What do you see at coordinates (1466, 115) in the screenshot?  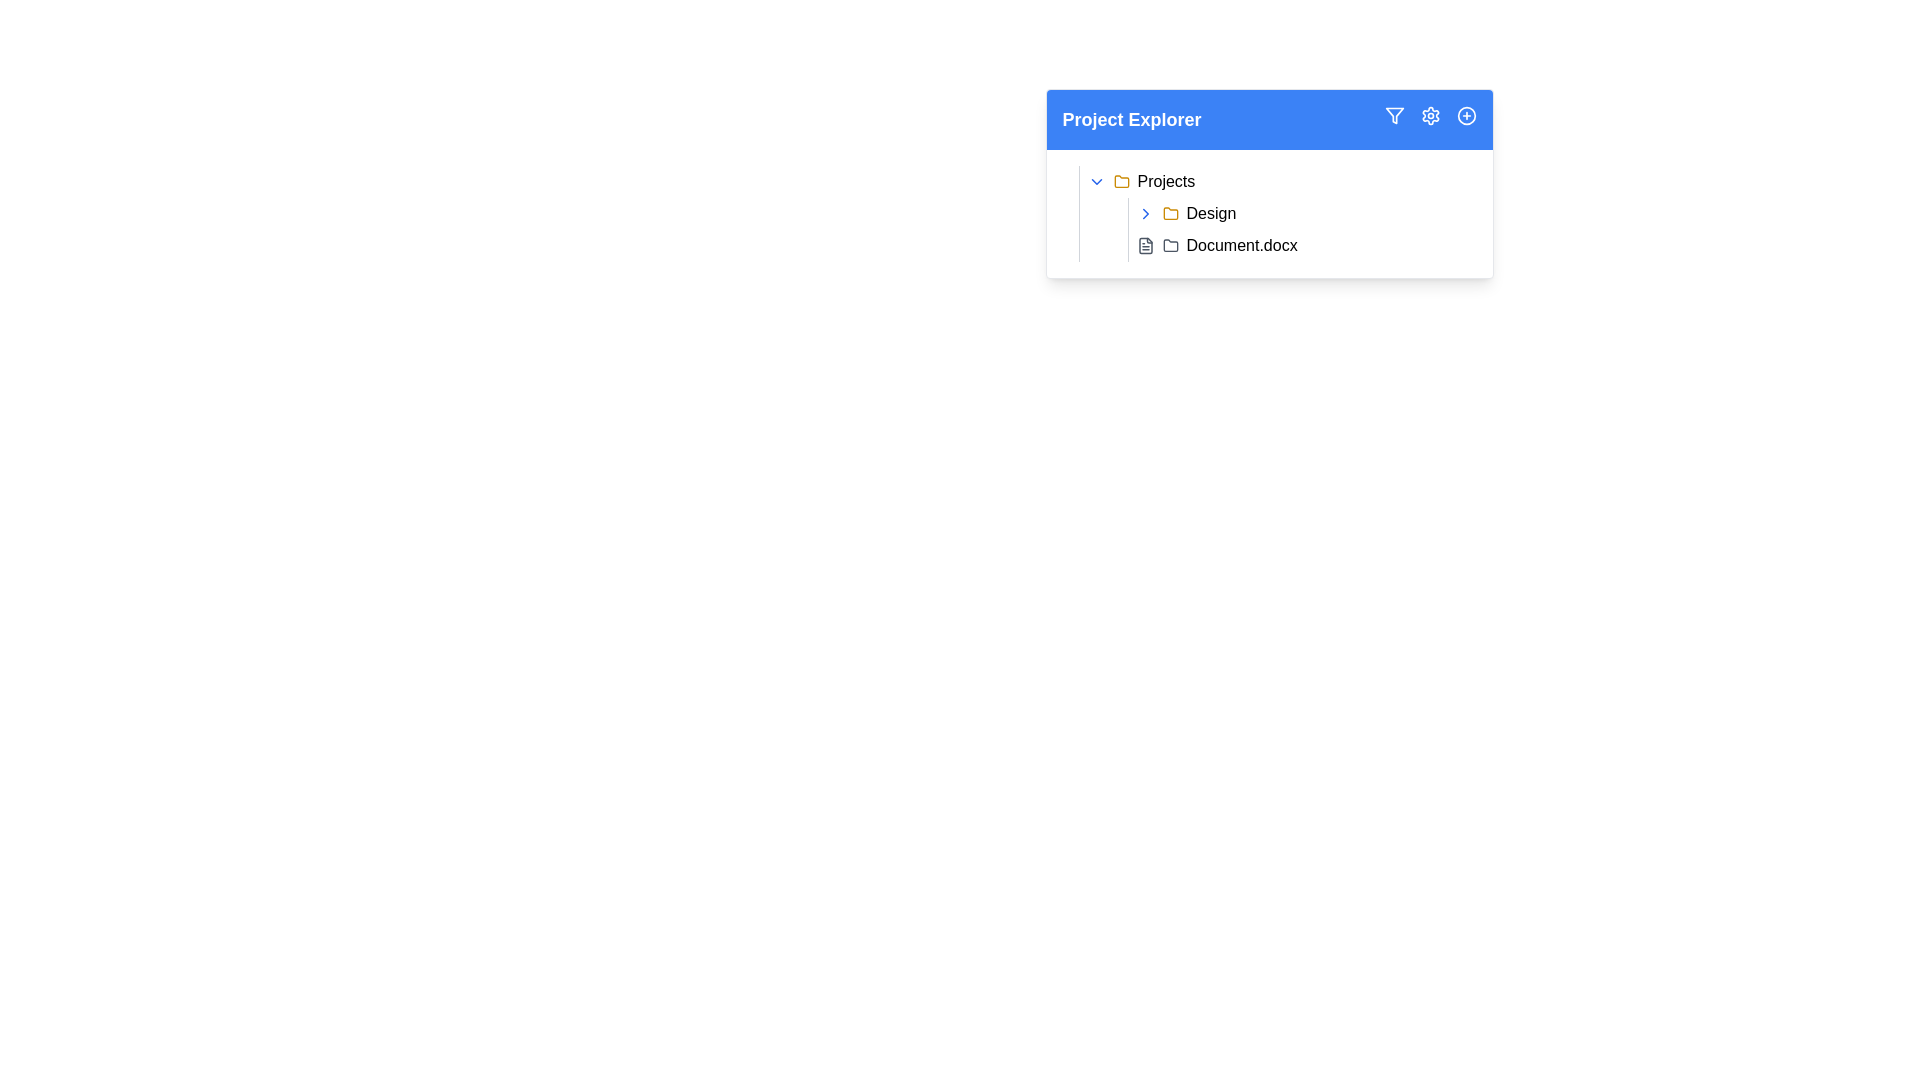 I see `the action button located in the top-right corner of the blue header of the 'Project Explorer' panel` at bounding box center [1466, 115].